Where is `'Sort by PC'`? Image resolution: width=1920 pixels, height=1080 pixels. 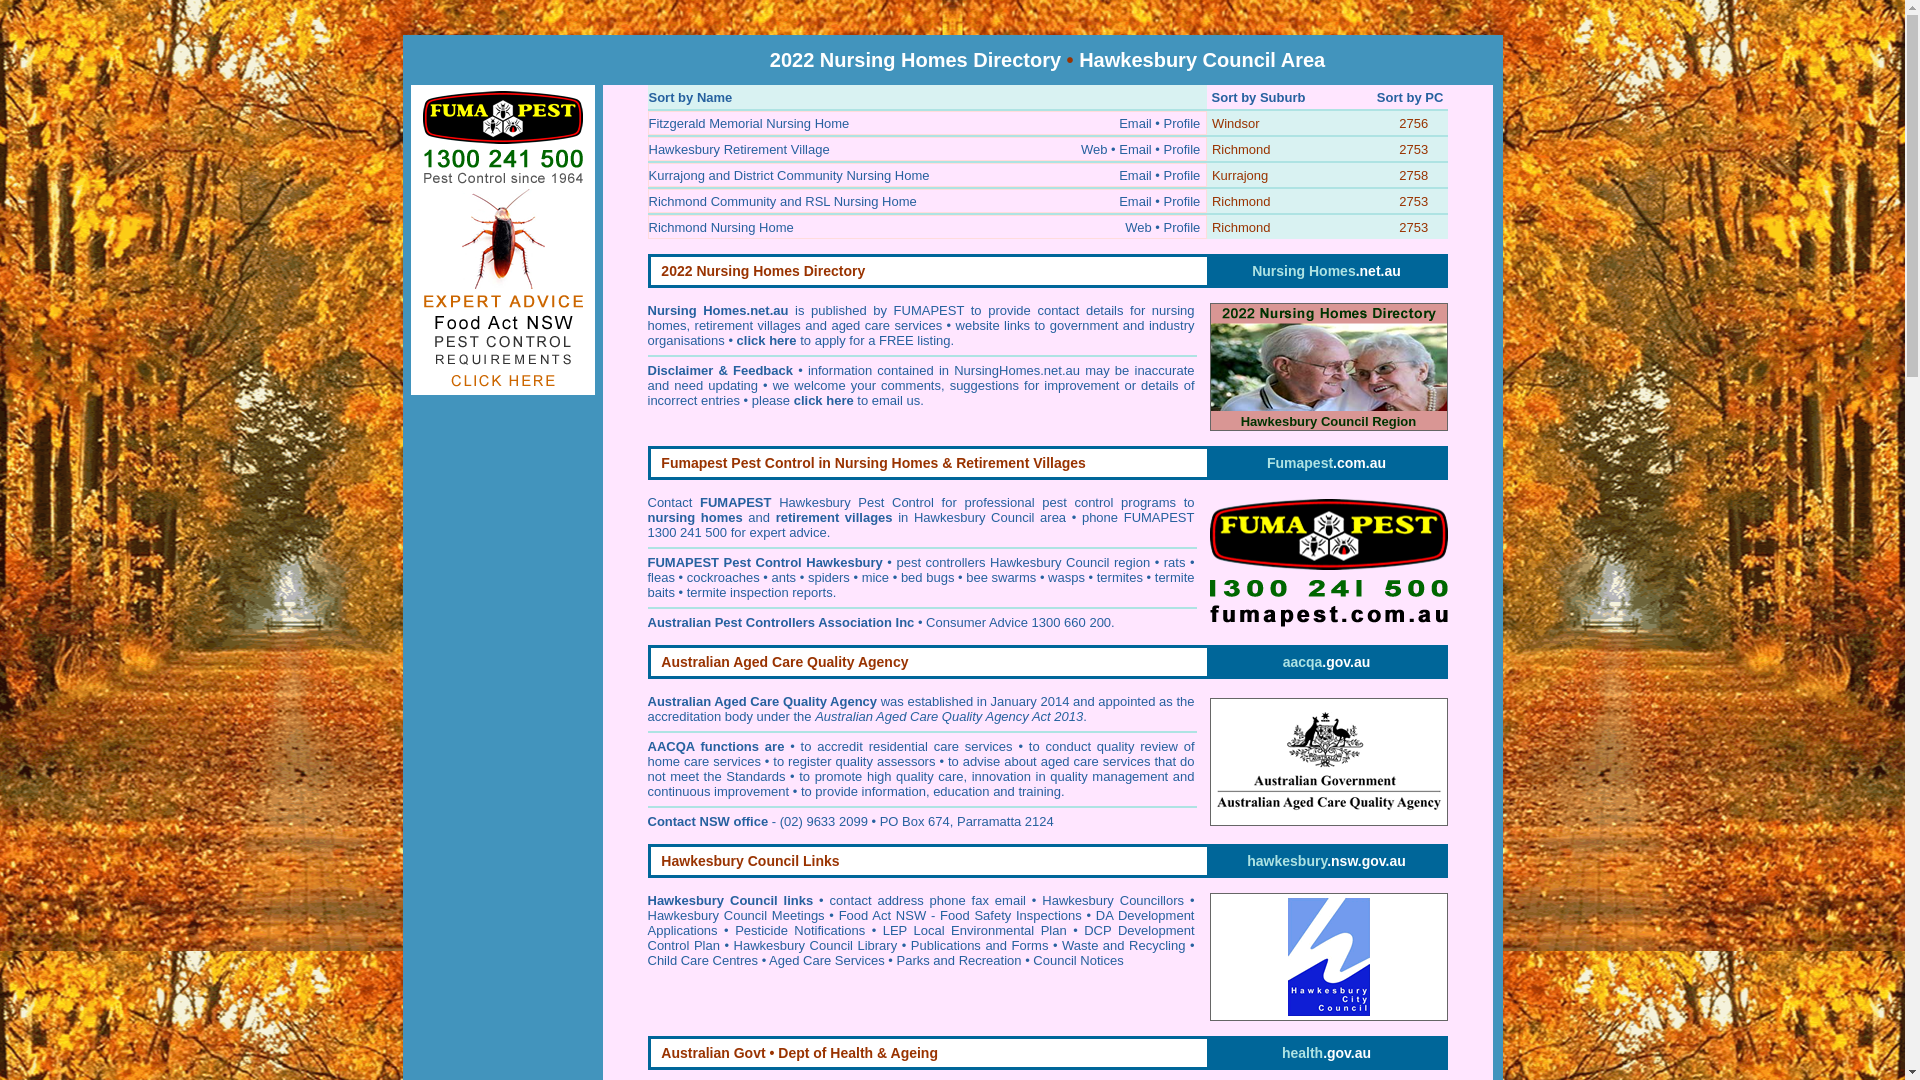 'Sort by PC' is located at coordinates (1409, 97).